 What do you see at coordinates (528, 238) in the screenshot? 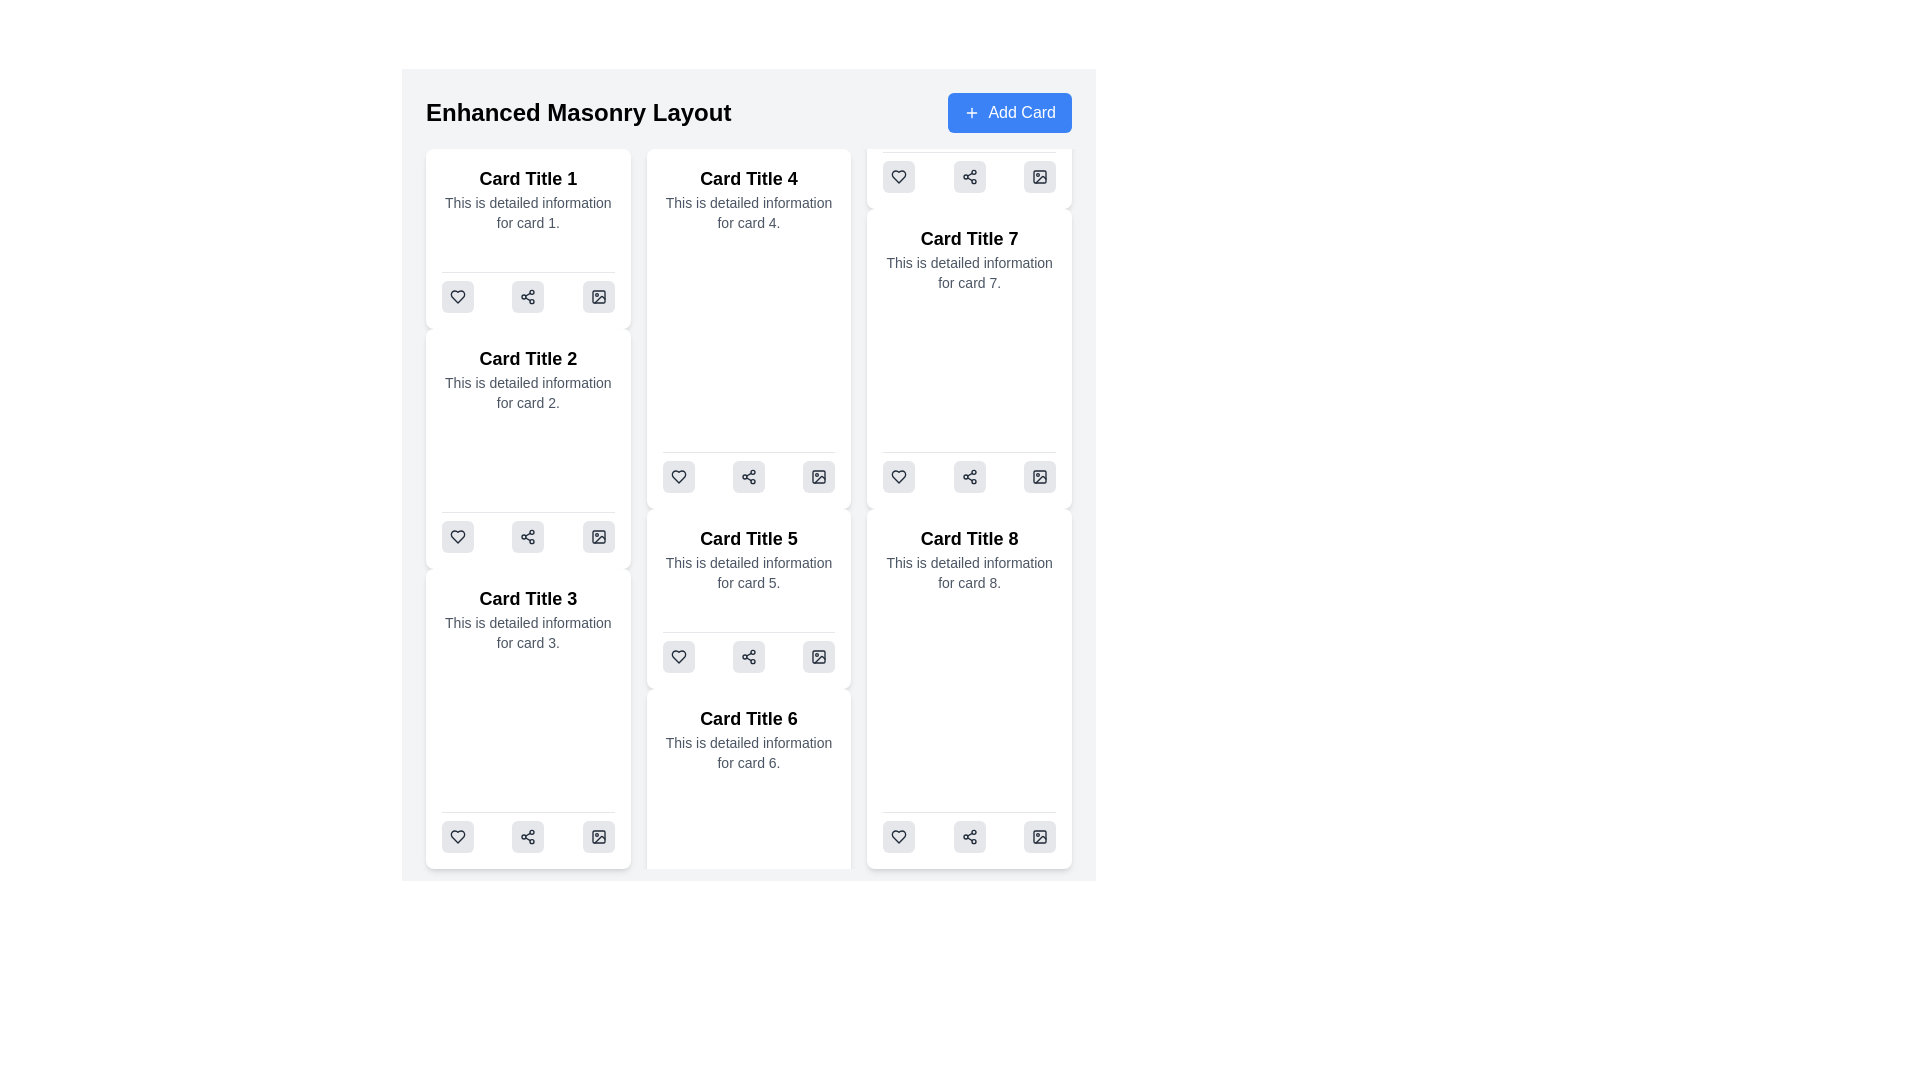
I see `the card element titled 'Card Title 1', which is a rectangular block with rounded corners, containing a bold title and descriptive text, located in the first column and first row of the grid layout` at bounding box center [528, 238].